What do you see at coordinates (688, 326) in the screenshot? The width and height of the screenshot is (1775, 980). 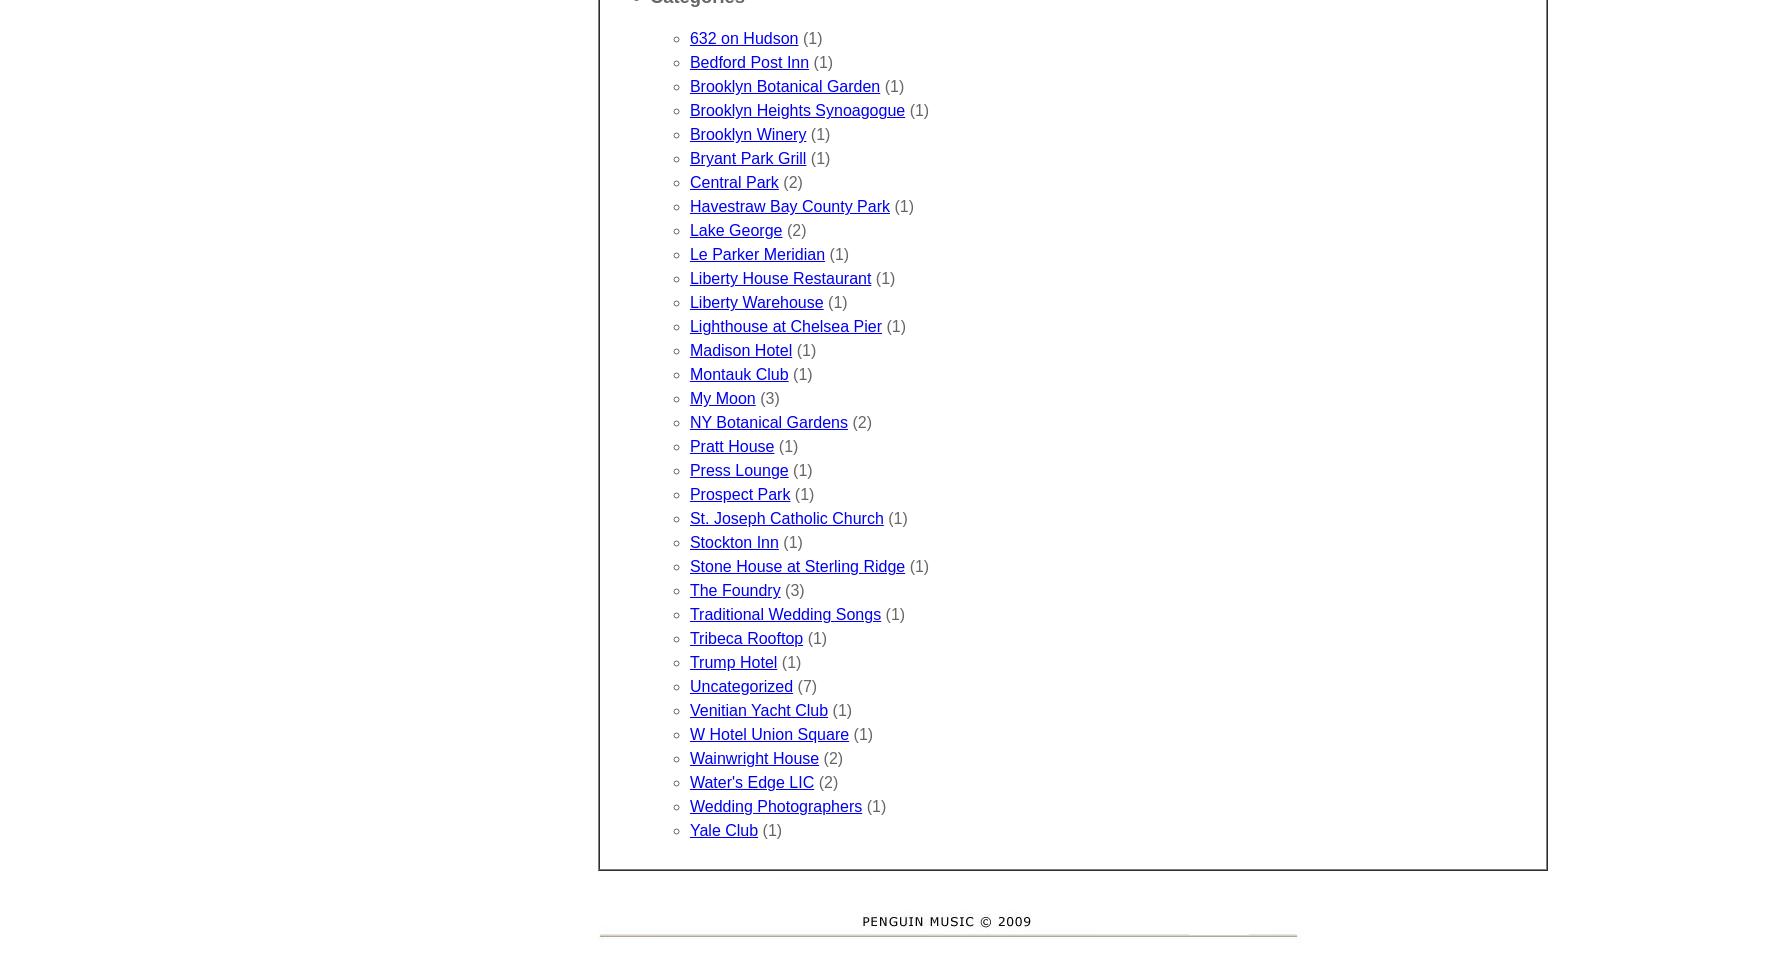 I see `'Lighthouse at Chelsea Pier'` at bounding box center [688, 326].